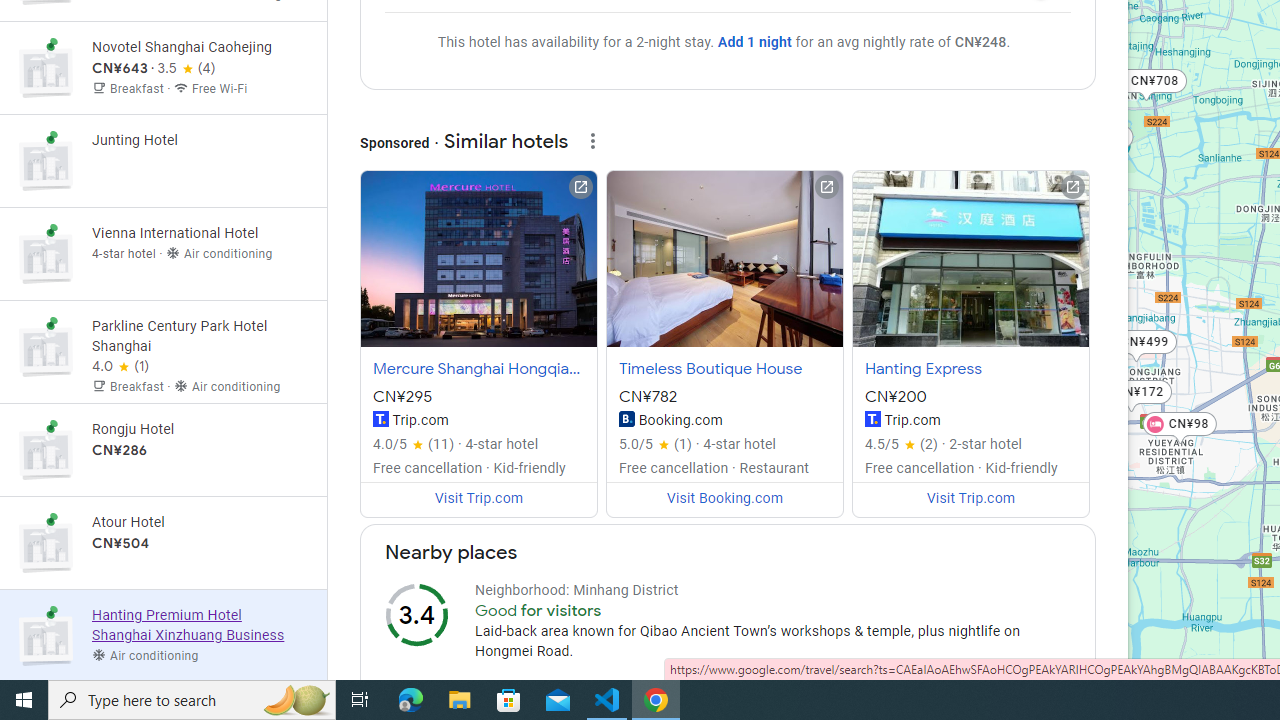 This screenshot has width=1280, height=720. Describe the element at coordinates (163, 160) in the screenshot. I see `'Junting Hotel'` at that location.